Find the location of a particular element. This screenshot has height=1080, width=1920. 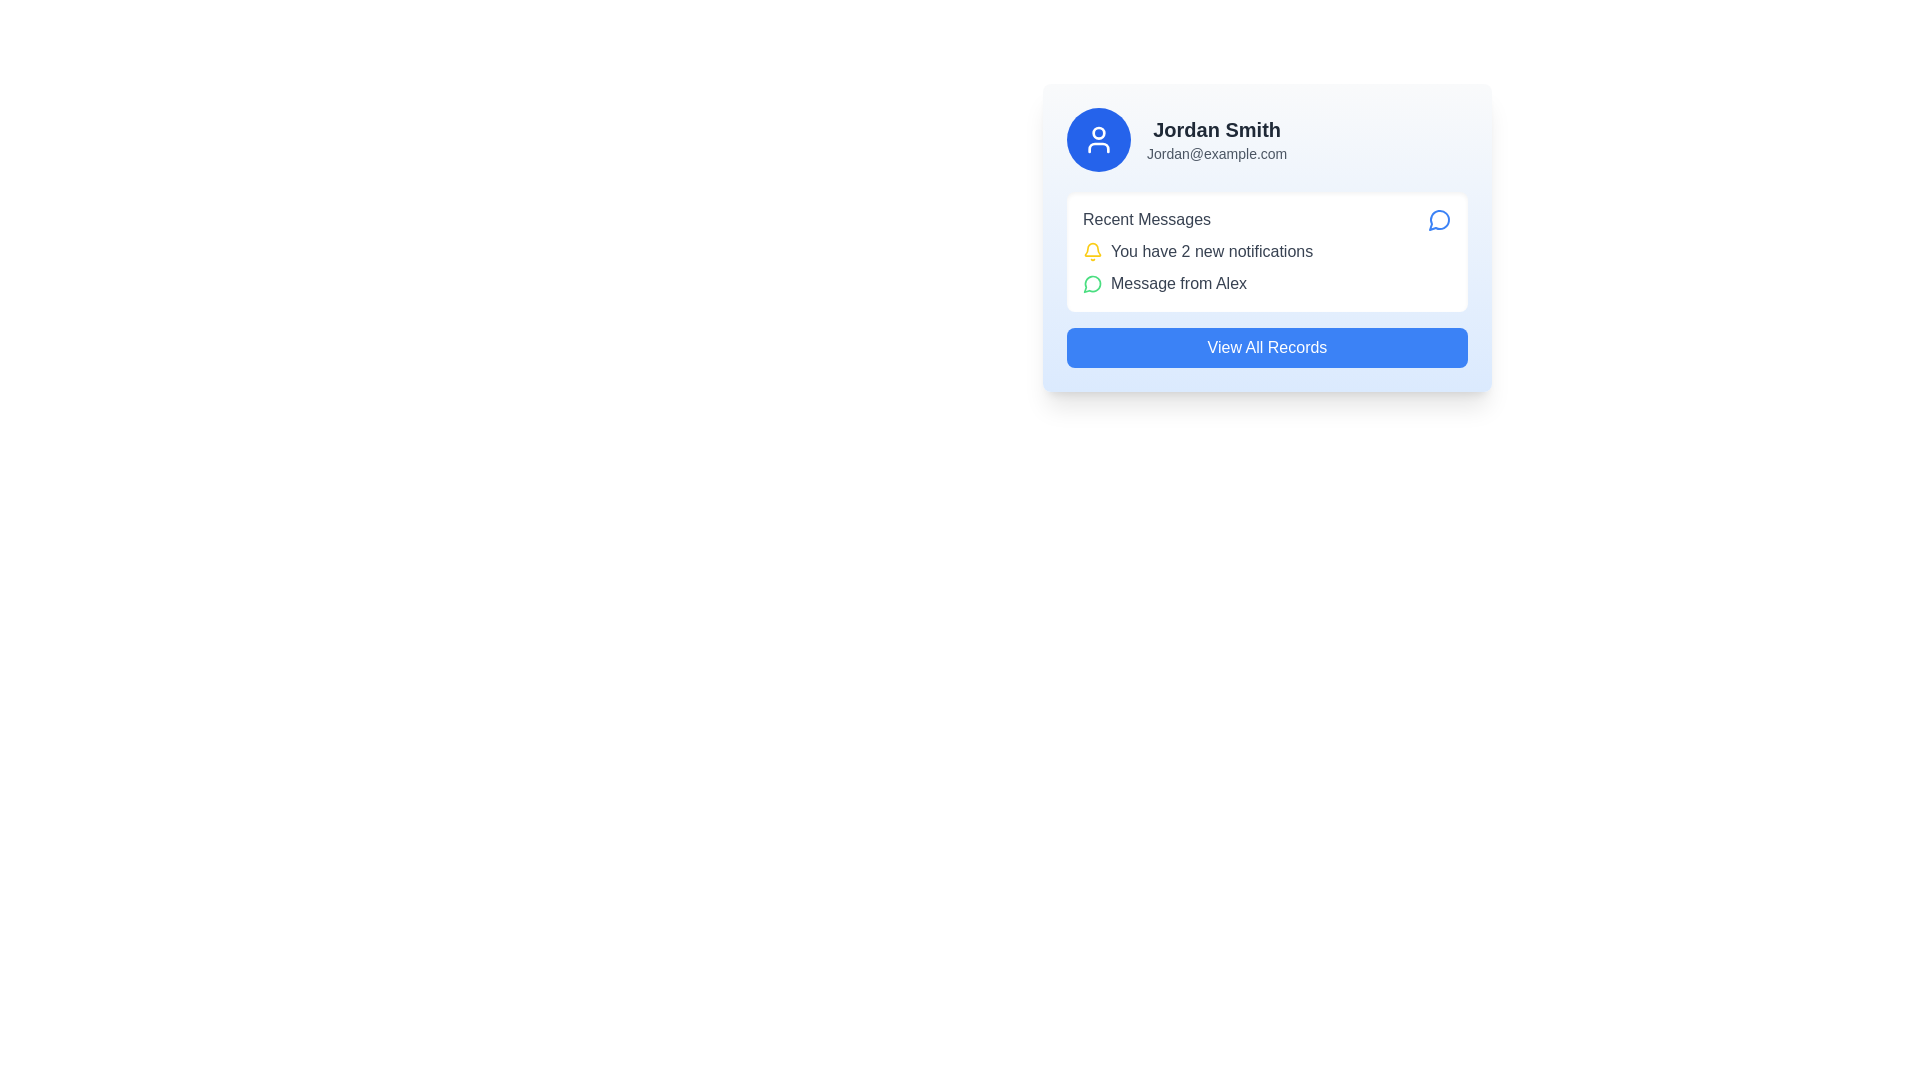

the circular icon button with a blue background and white user profile icon, located in the top left corner of the user profile display area is located at coordinates (1098, 138).